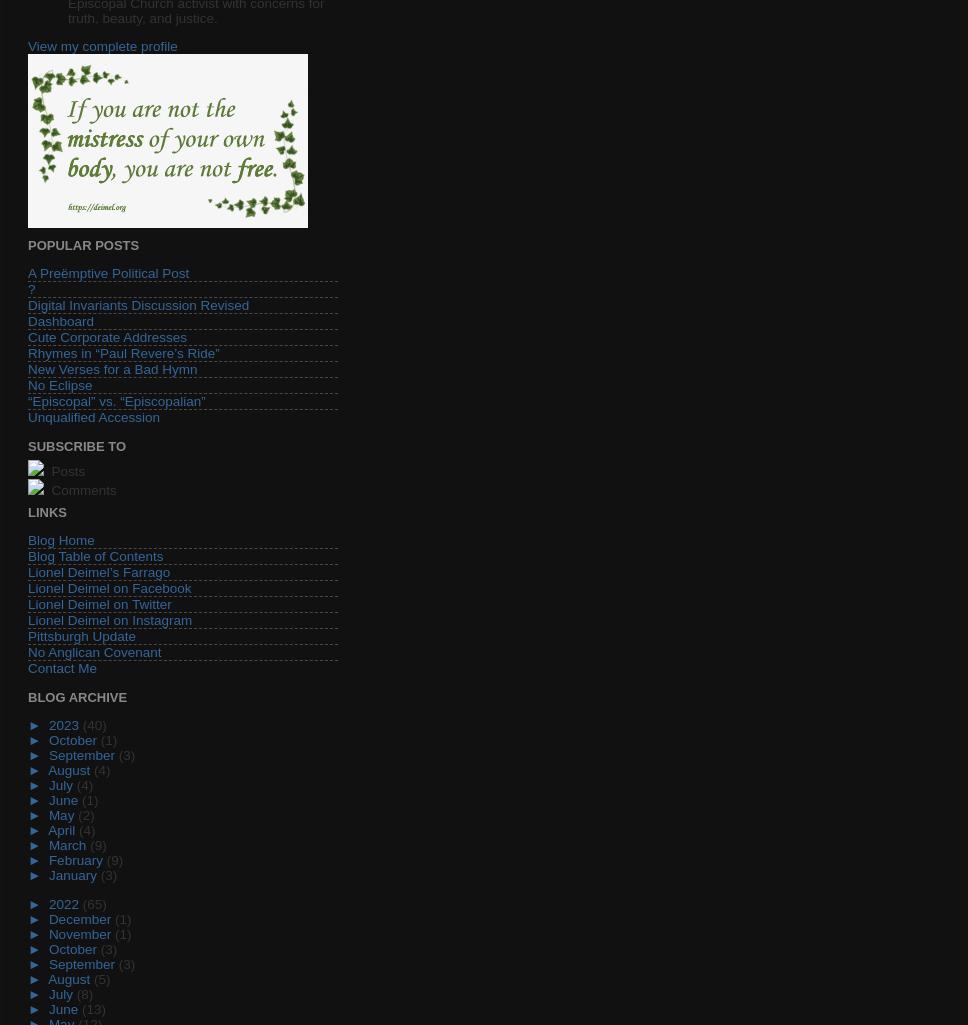  What do you see at coordinates (62, 829) in the screenshot?
I see `'April'` at bounding box center [62, 829].